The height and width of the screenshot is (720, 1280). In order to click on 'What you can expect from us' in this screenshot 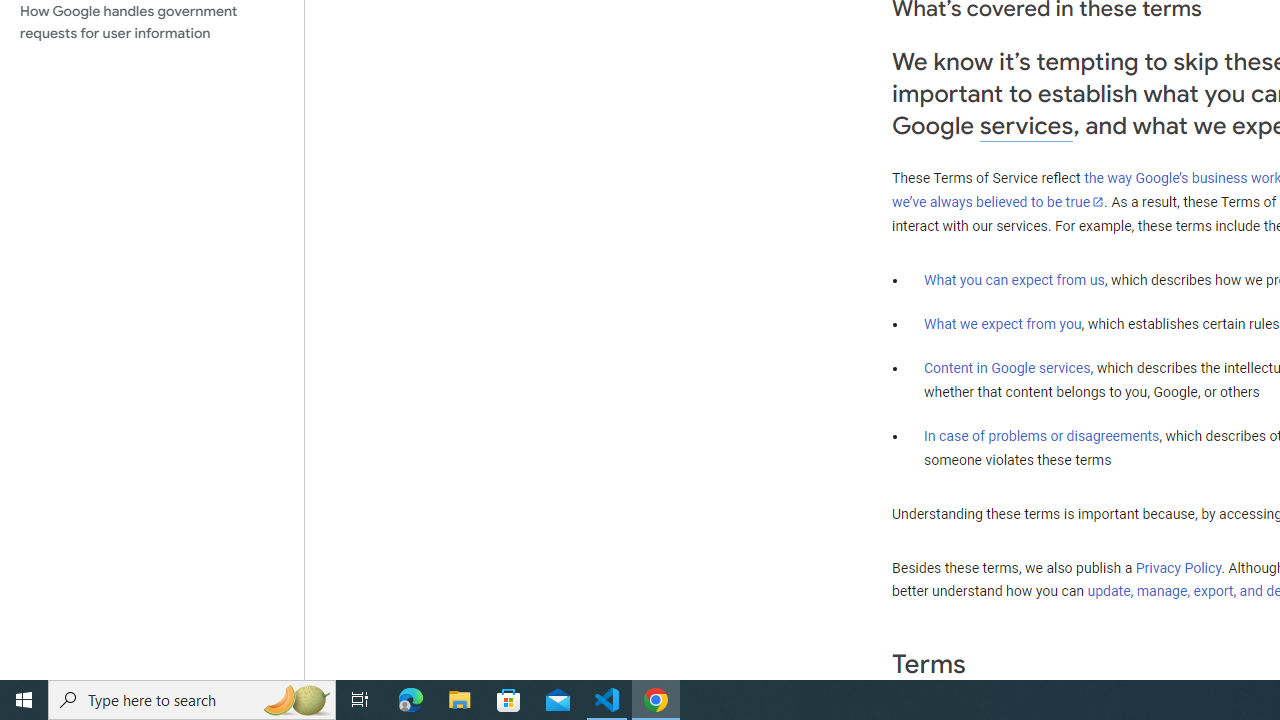, I will do `click(1014, 279)`.